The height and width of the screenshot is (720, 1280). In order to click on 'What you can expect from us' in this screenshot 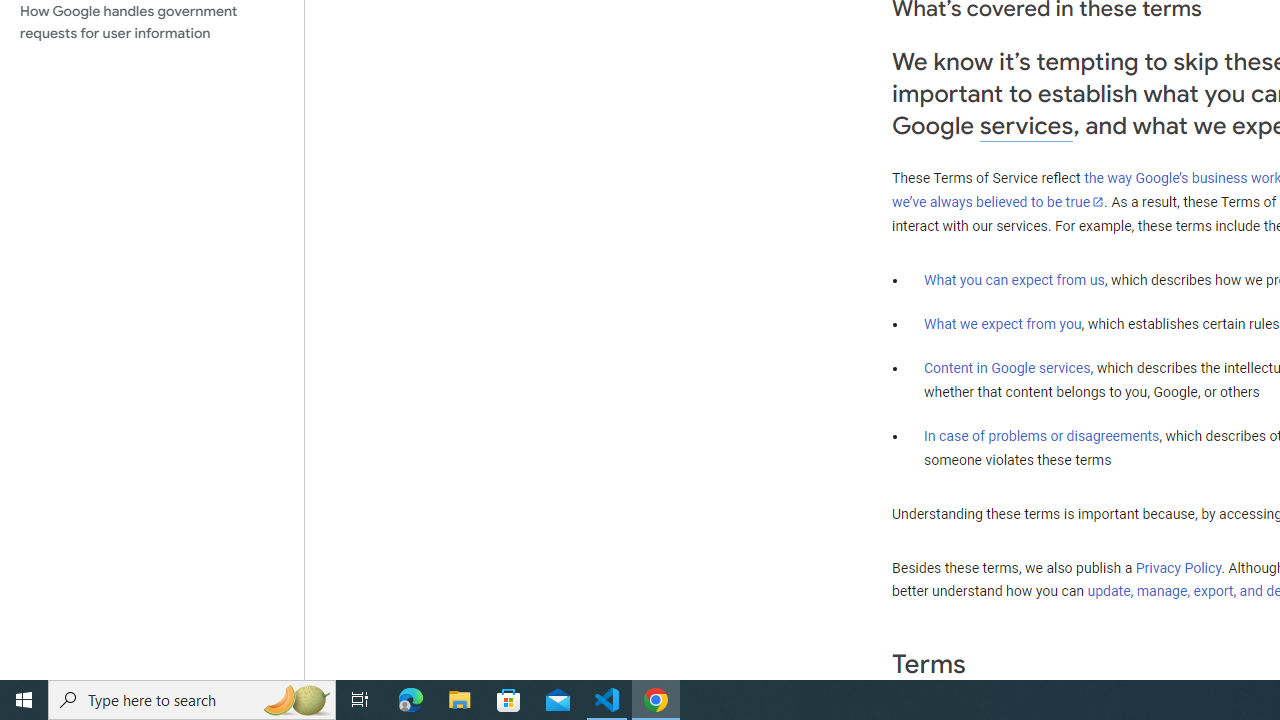, I will do `click(1014, 279)`.